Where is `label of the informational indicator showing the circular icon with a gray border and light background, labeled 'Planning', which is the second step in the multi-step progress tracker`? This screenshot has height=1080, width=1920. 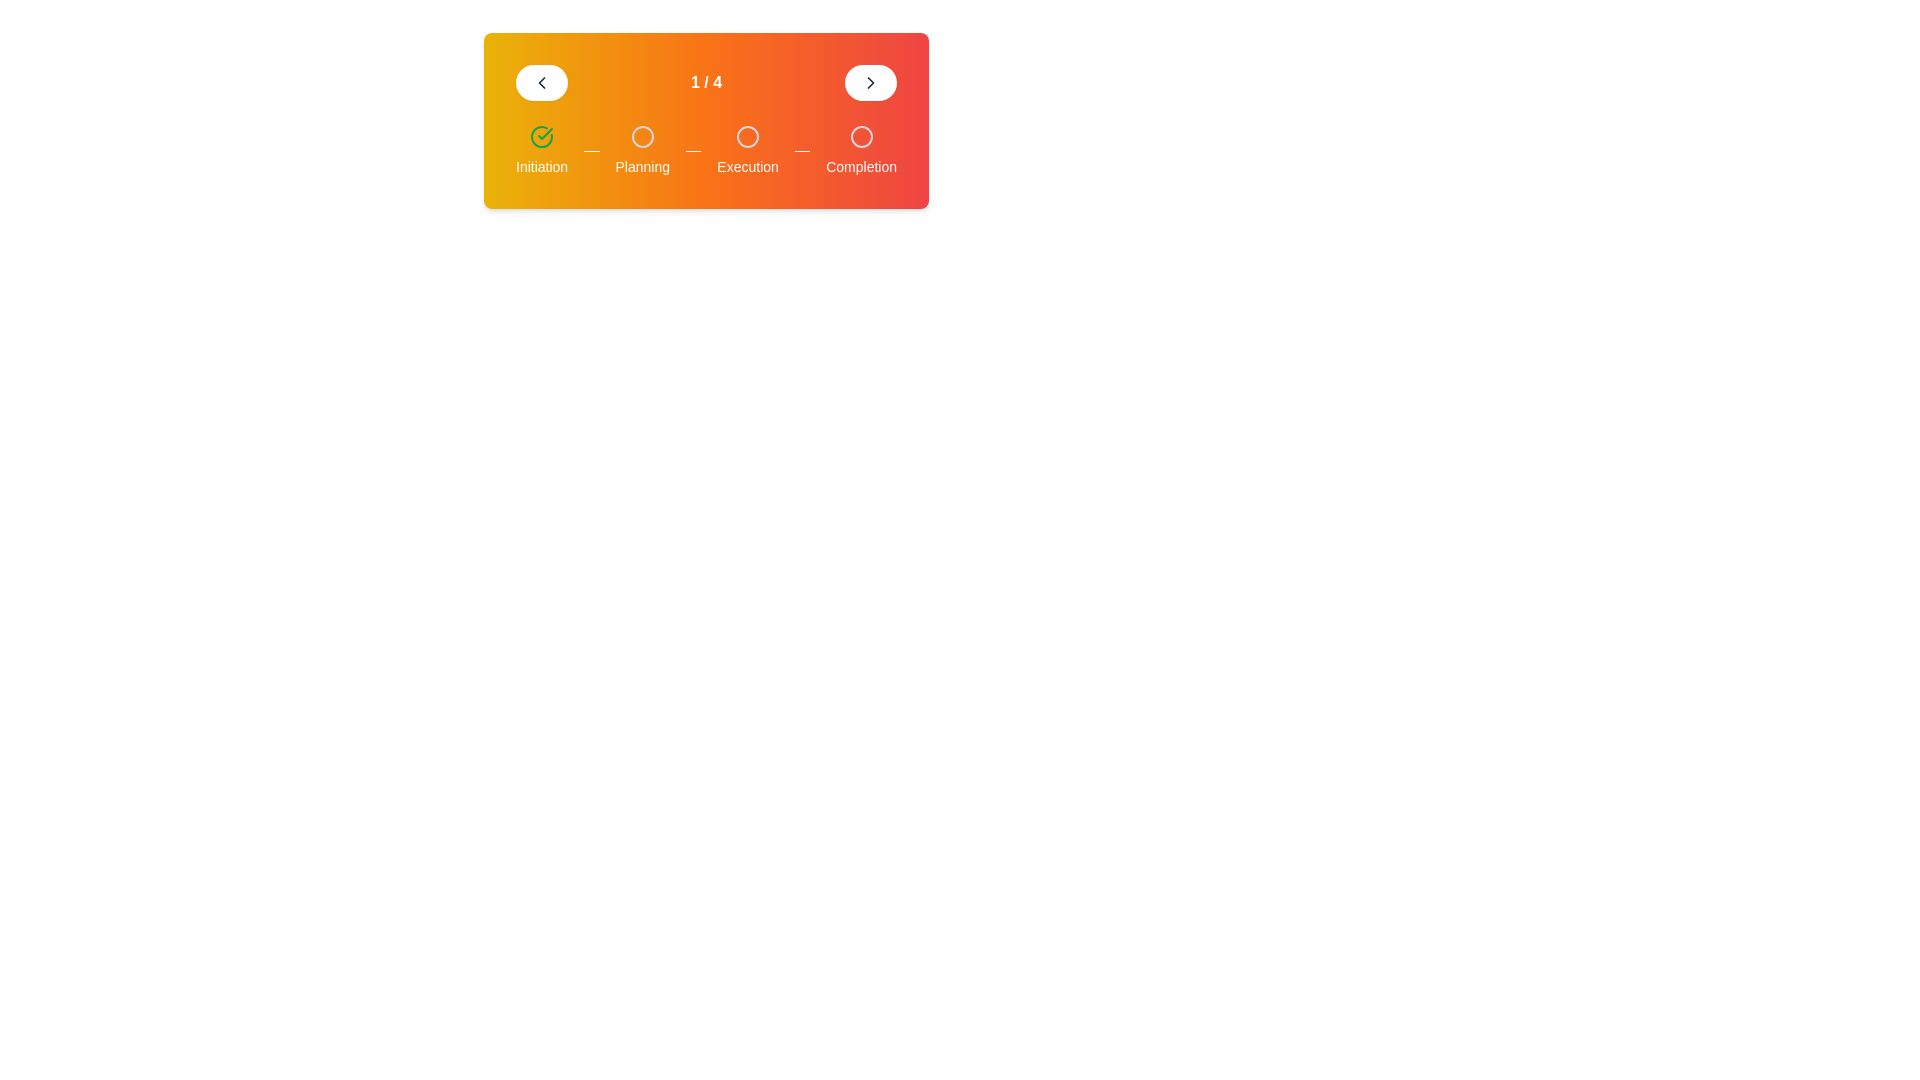 label of the informational indicator showing the circular icon with a gray border and light background, labeled 'Planning', which is the second step in the multi-step progress tracker is located at coordinates (642, 149).